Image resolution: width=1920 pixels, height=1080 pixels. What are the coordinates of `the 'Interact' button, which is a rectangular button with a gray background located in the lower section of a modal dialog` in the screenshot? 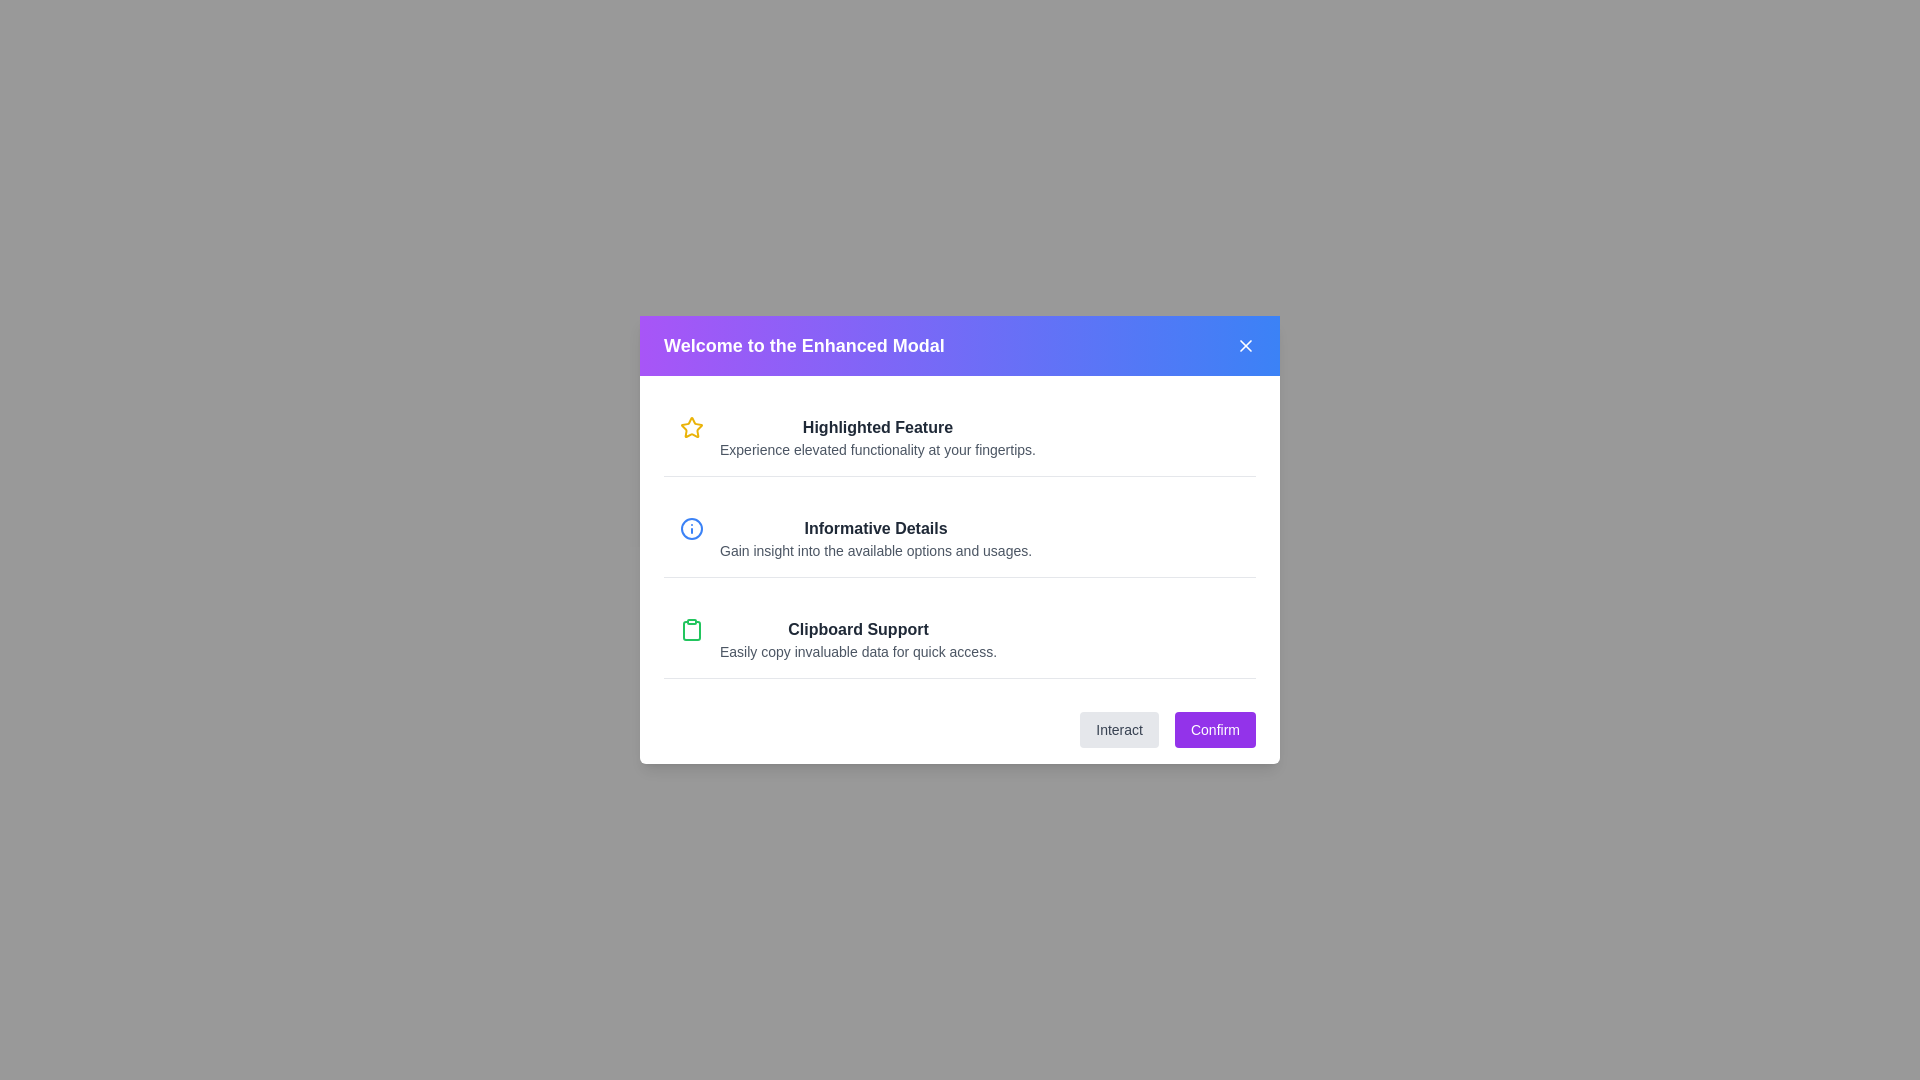 It's located at (1118, 729).